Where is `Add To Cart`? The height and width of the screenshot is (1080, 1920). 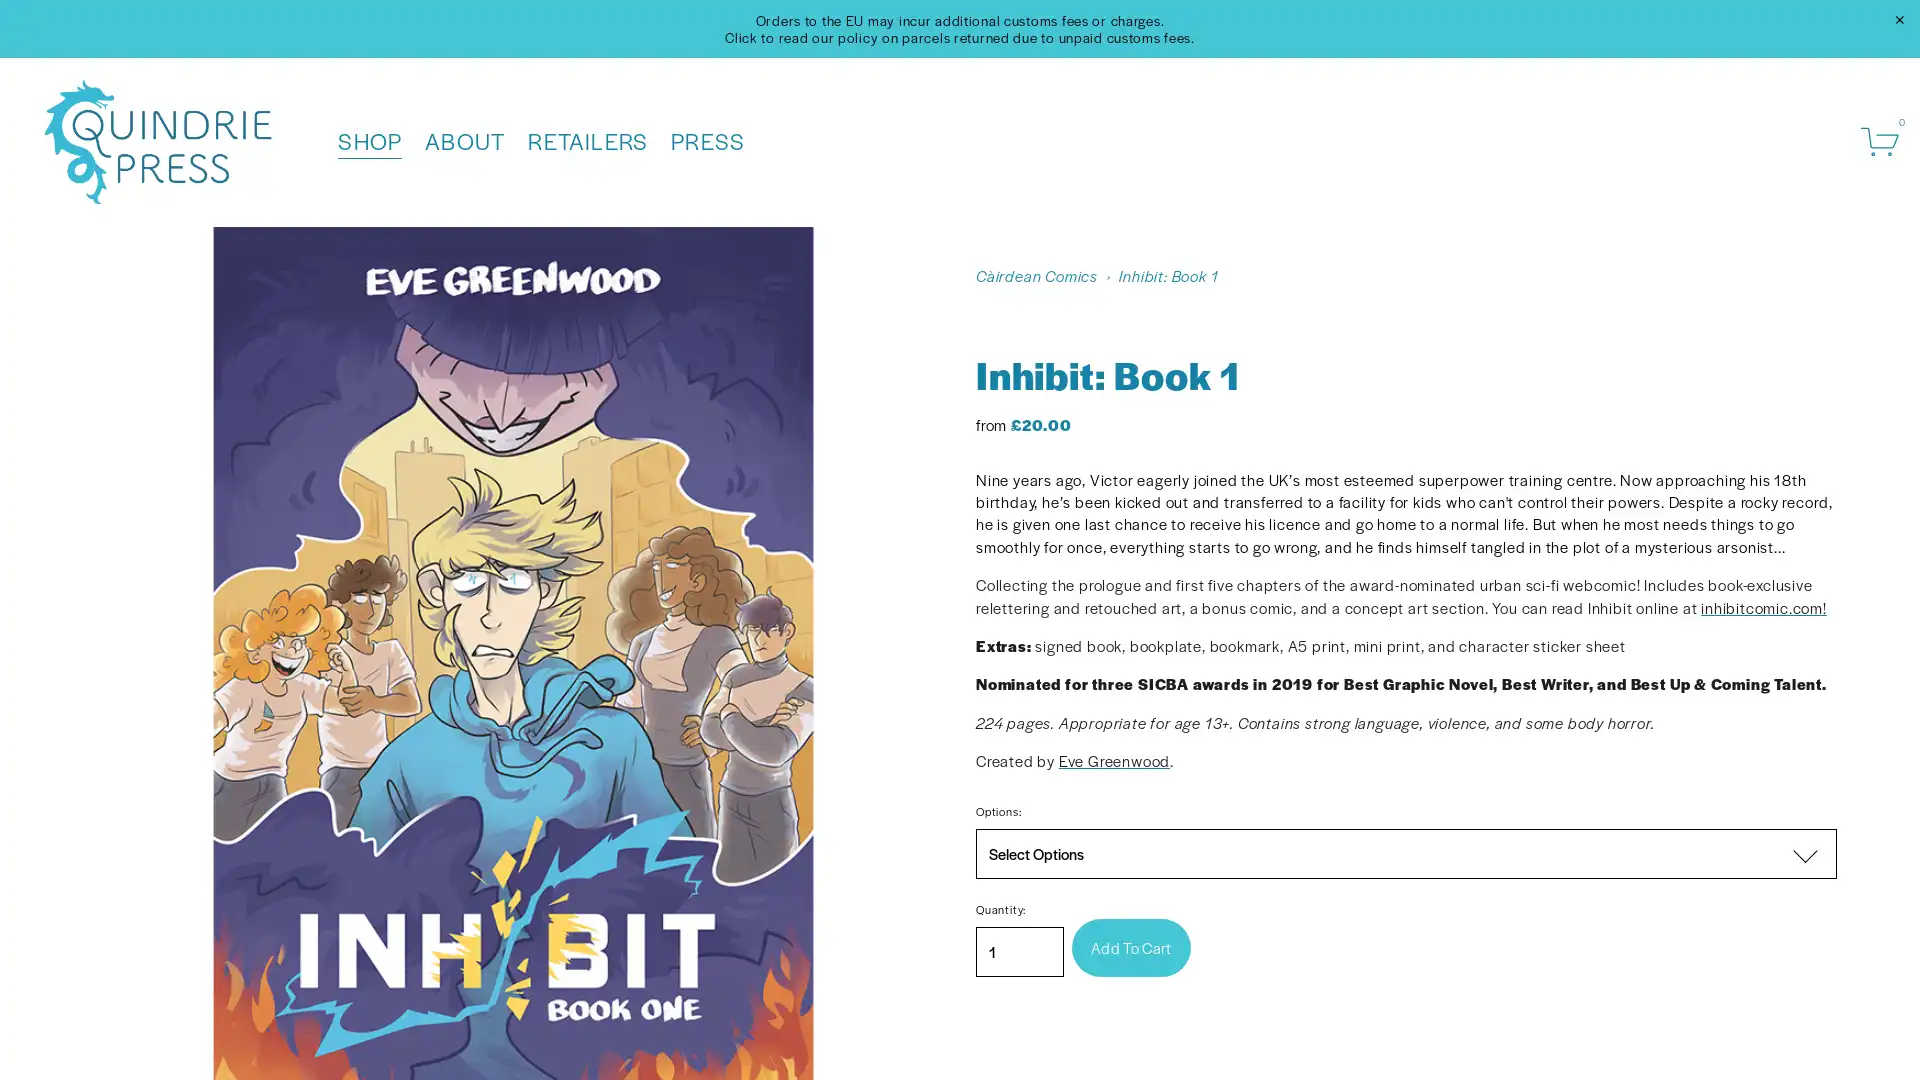
Add To Cart is located at coordinates (1130, 946).